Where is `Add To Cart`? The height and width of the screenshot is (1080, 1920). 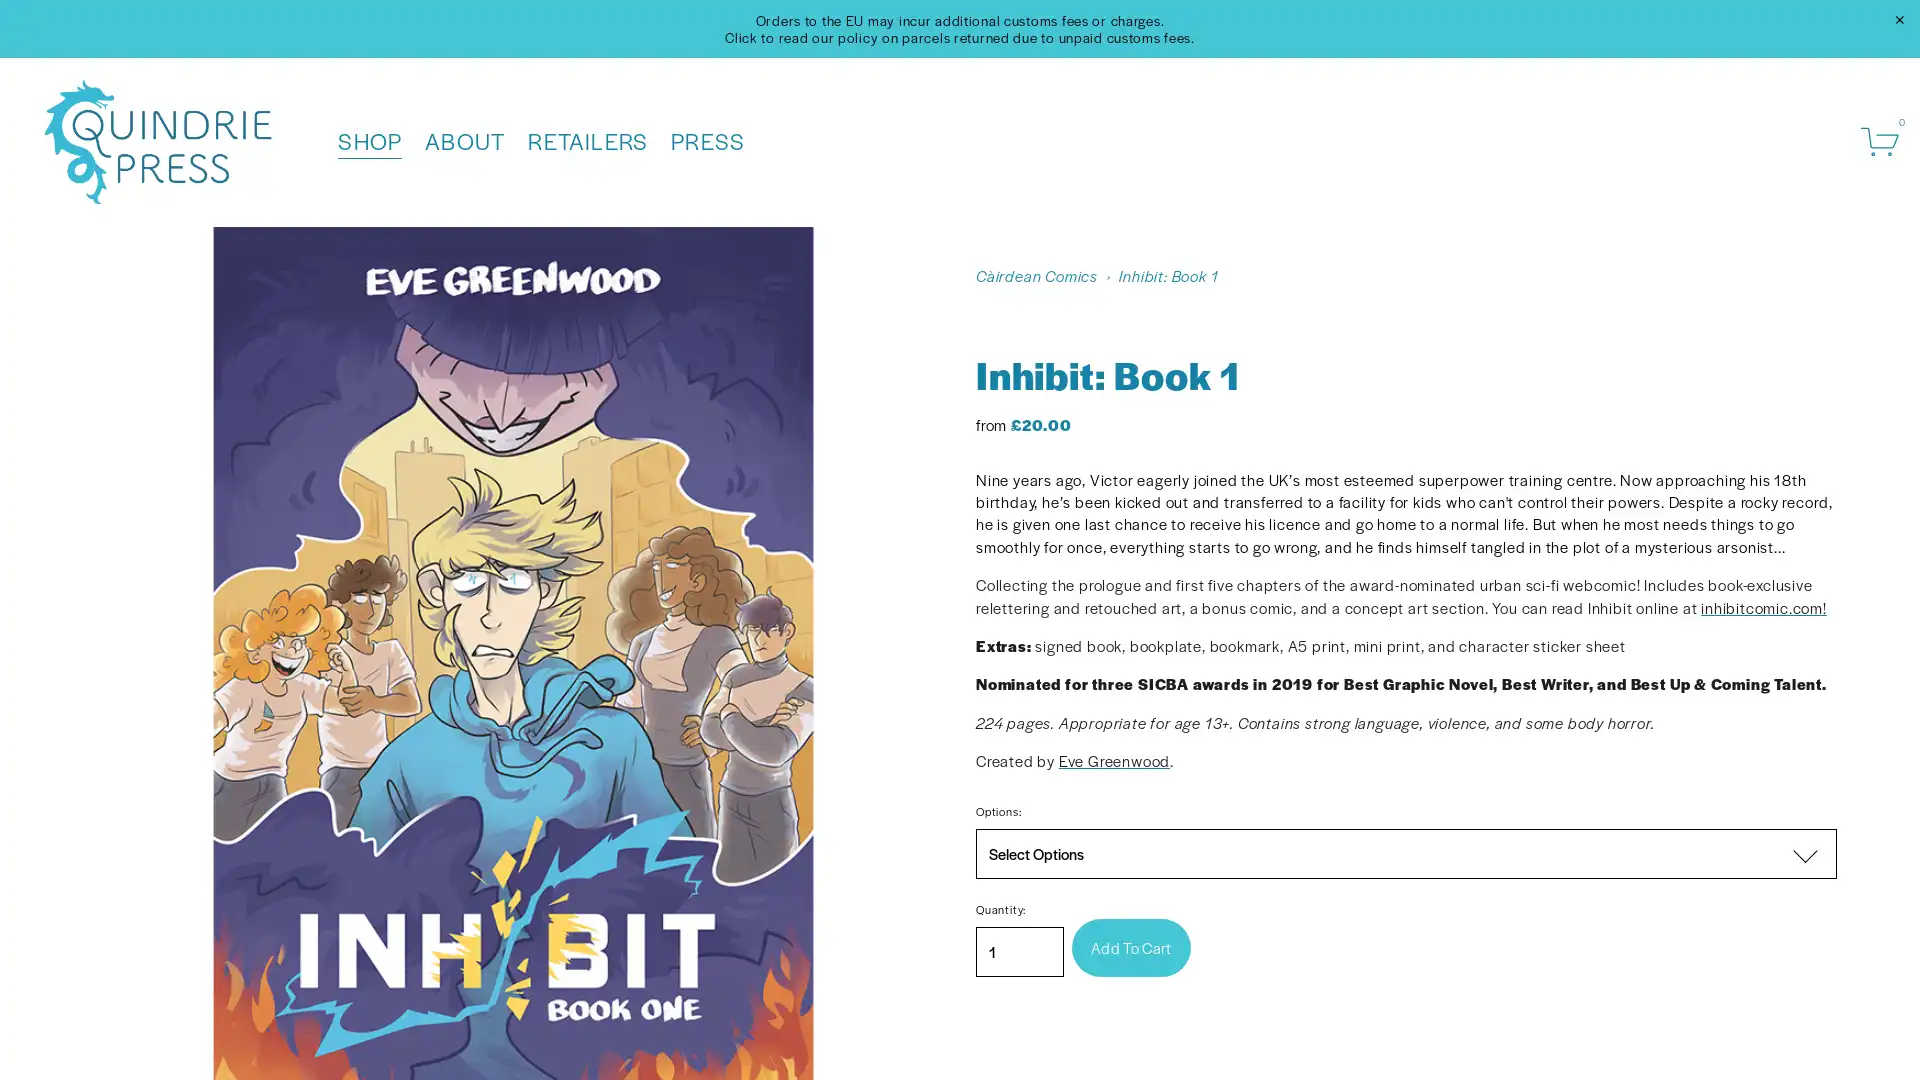
Add To Cart is located at coordinates (1130, 946).